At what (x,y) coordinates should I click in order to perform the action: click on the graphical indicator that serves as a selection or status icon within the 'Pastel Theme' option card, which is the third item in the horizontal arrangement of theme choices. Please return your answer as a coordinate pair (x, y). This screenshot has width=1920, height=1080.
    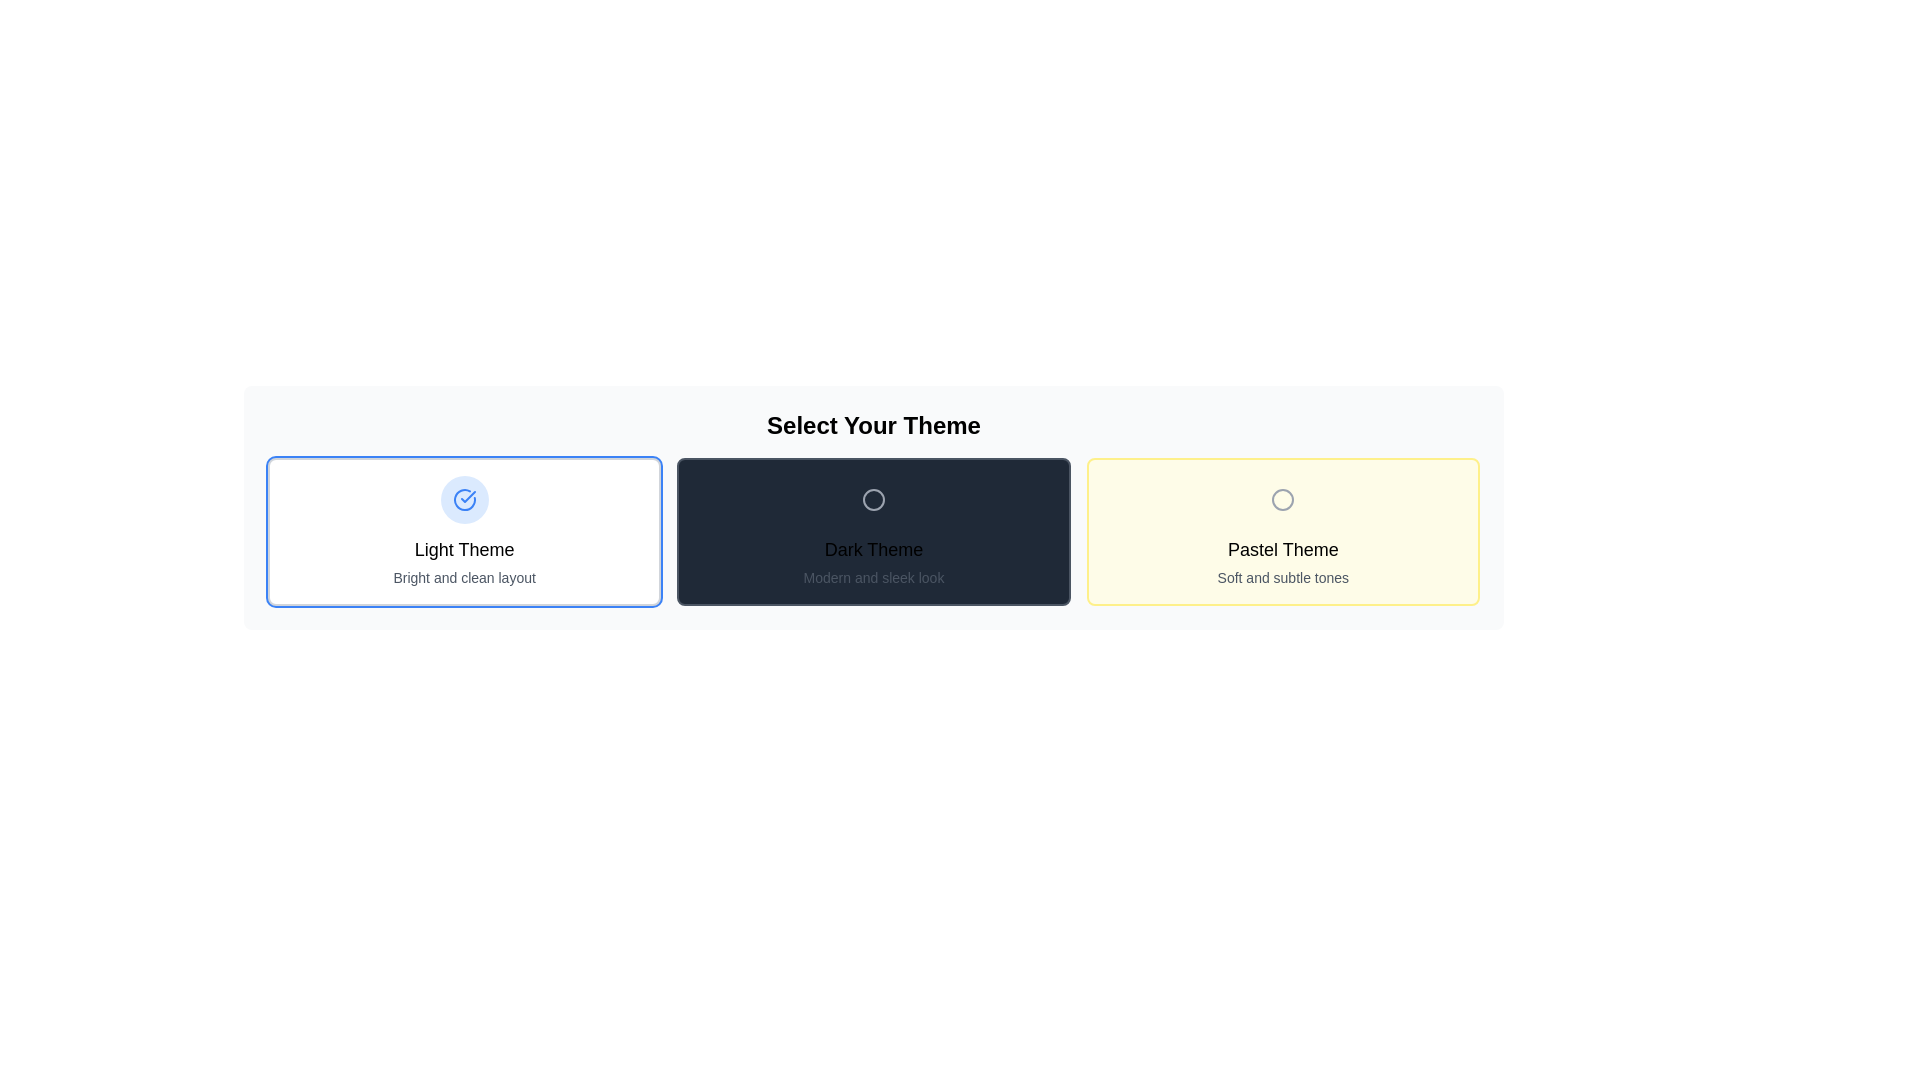
    Looking at the image, I should click on (1283, 499).